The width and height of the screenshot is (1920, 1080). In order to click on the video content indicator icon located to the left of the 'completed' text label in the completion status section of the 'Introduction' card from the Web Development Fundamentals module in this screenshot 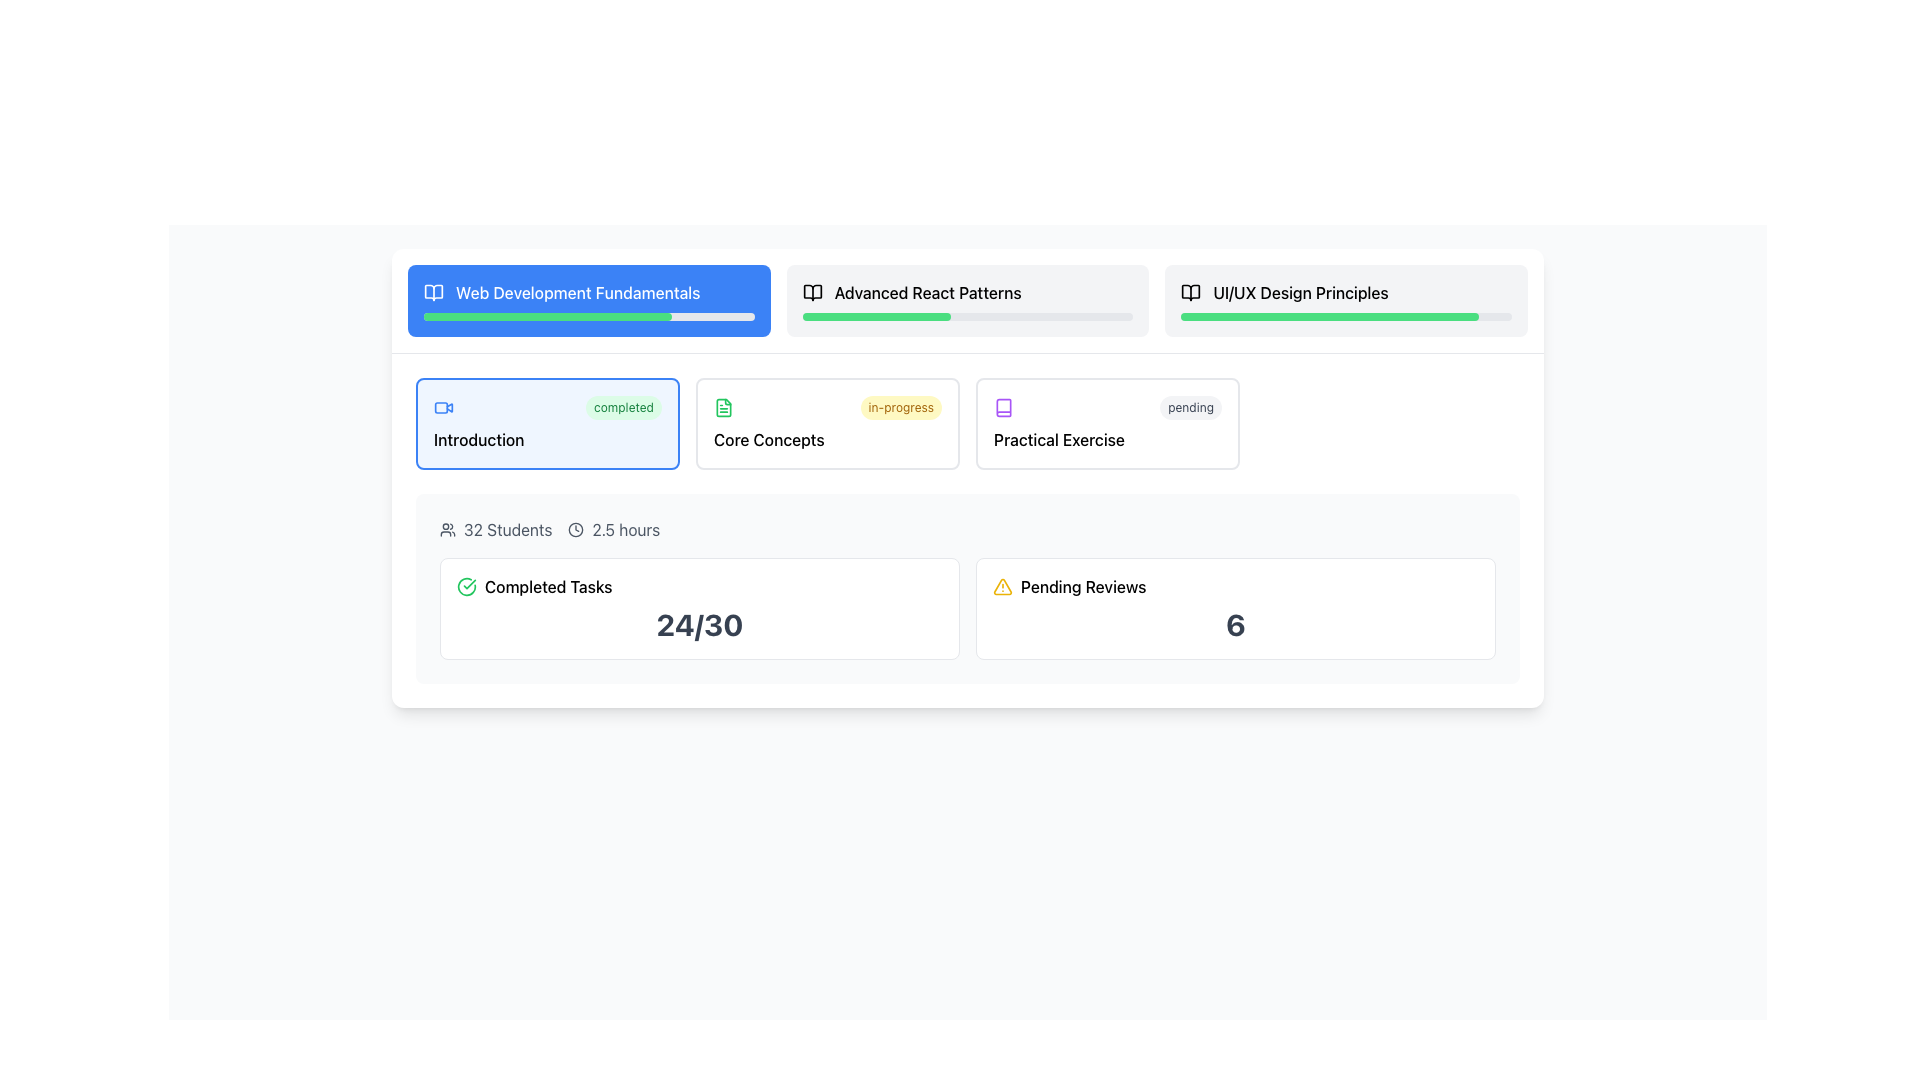, I will do `click(443, 407)`.